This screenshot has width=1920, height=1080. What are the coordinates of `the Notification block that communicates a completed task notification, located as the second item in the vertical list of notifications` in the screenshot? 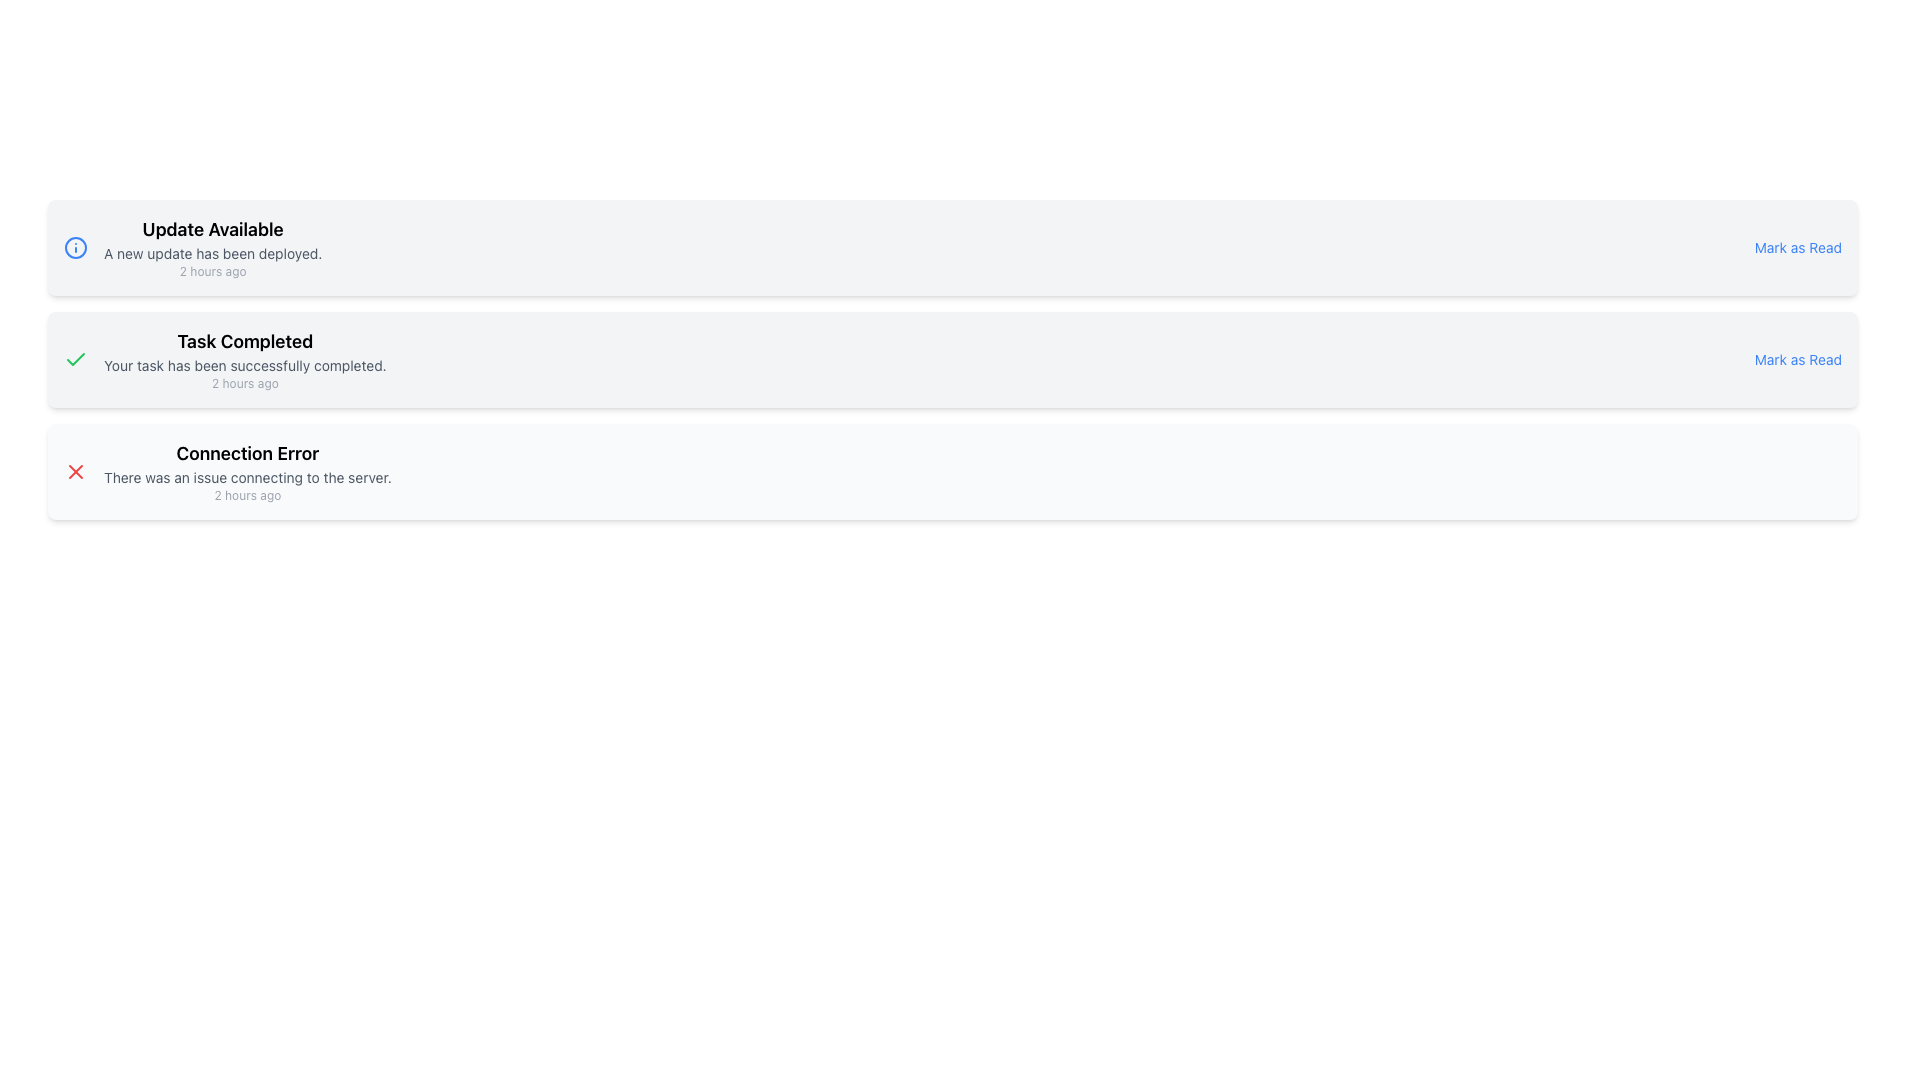 It's located at (244, 358).